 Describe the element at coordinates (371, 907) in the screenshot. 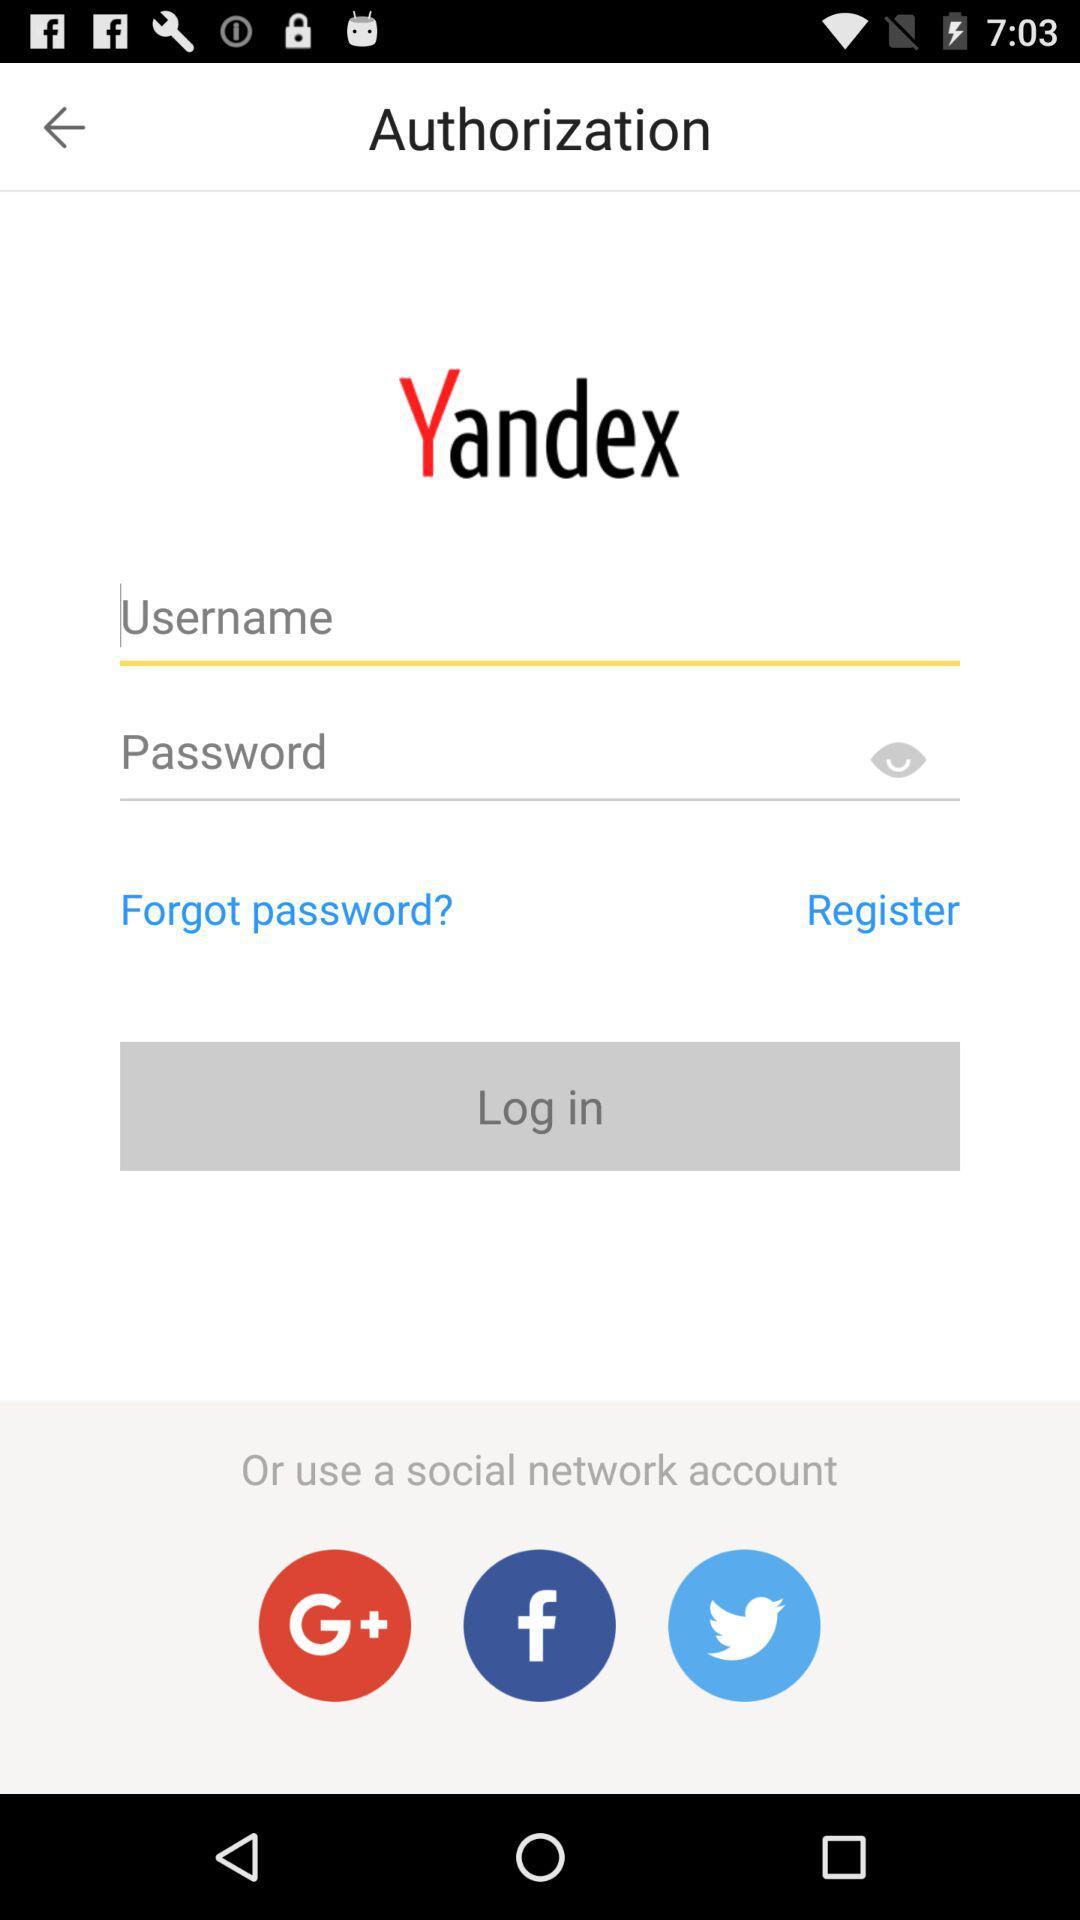

I see `item to the left of the register icon` at that location.